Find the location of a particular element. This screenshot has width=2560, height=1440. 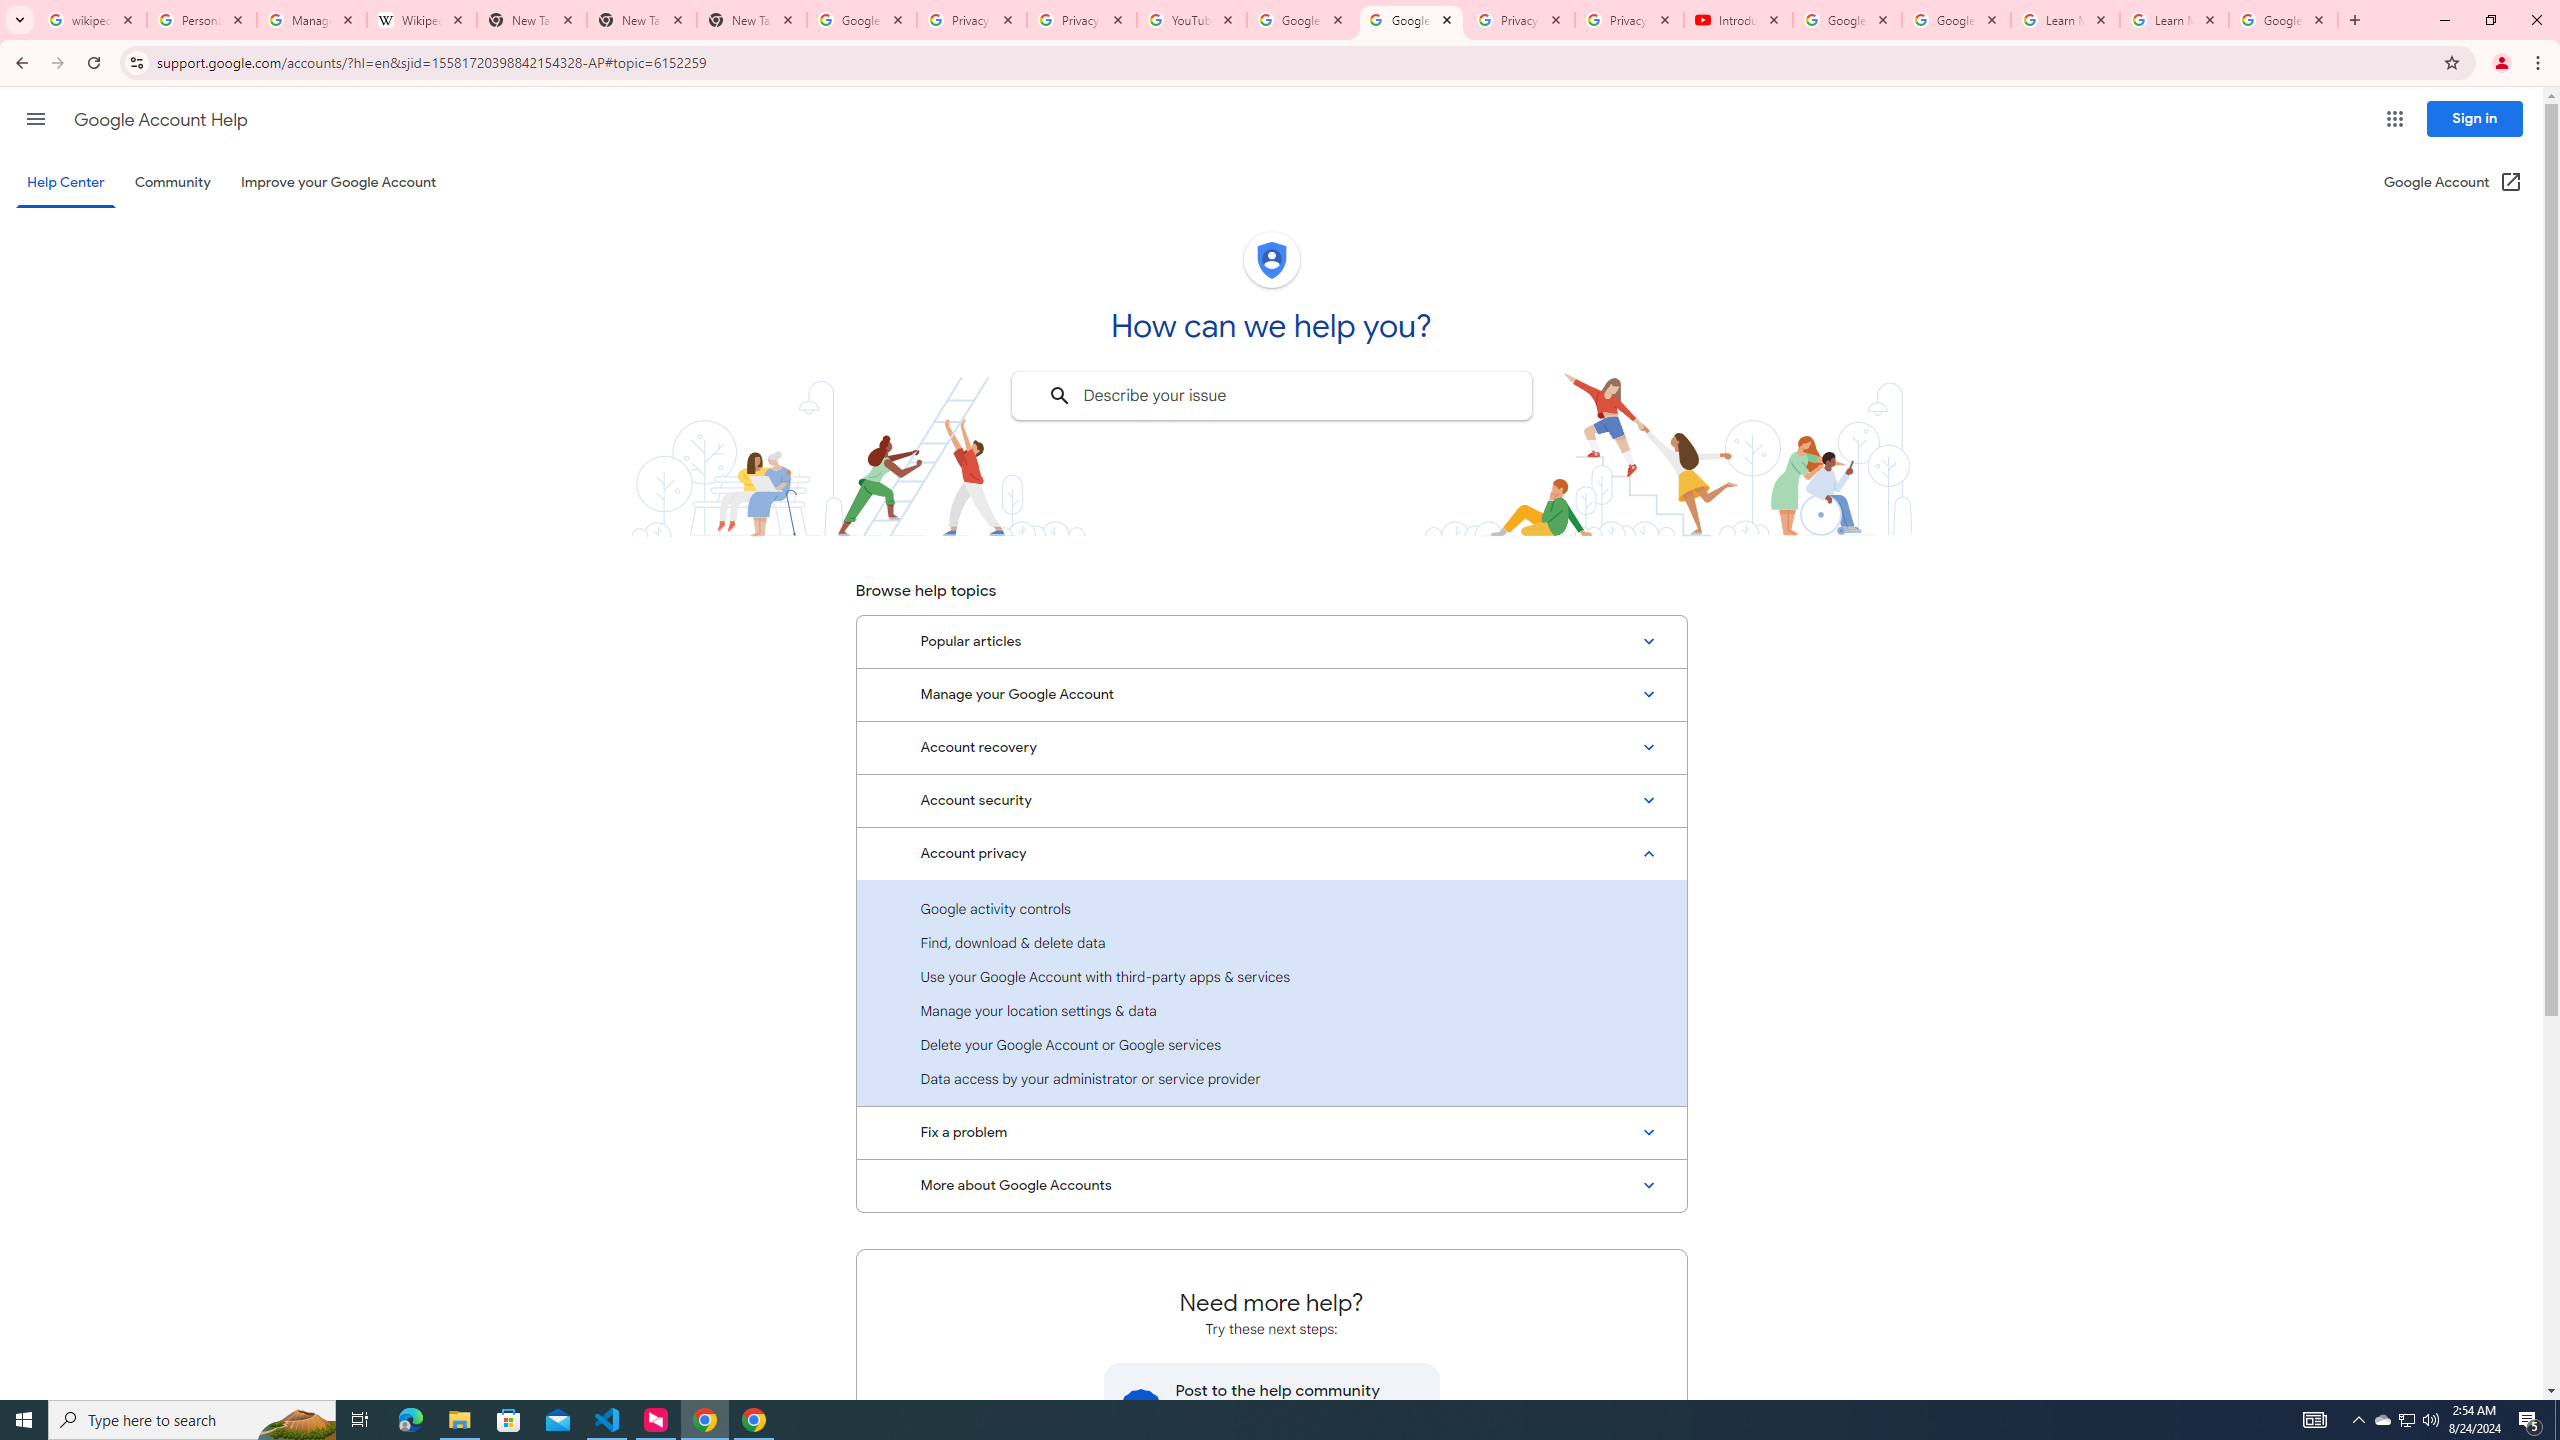

'Account security' is located at coordinates (1271, 800).